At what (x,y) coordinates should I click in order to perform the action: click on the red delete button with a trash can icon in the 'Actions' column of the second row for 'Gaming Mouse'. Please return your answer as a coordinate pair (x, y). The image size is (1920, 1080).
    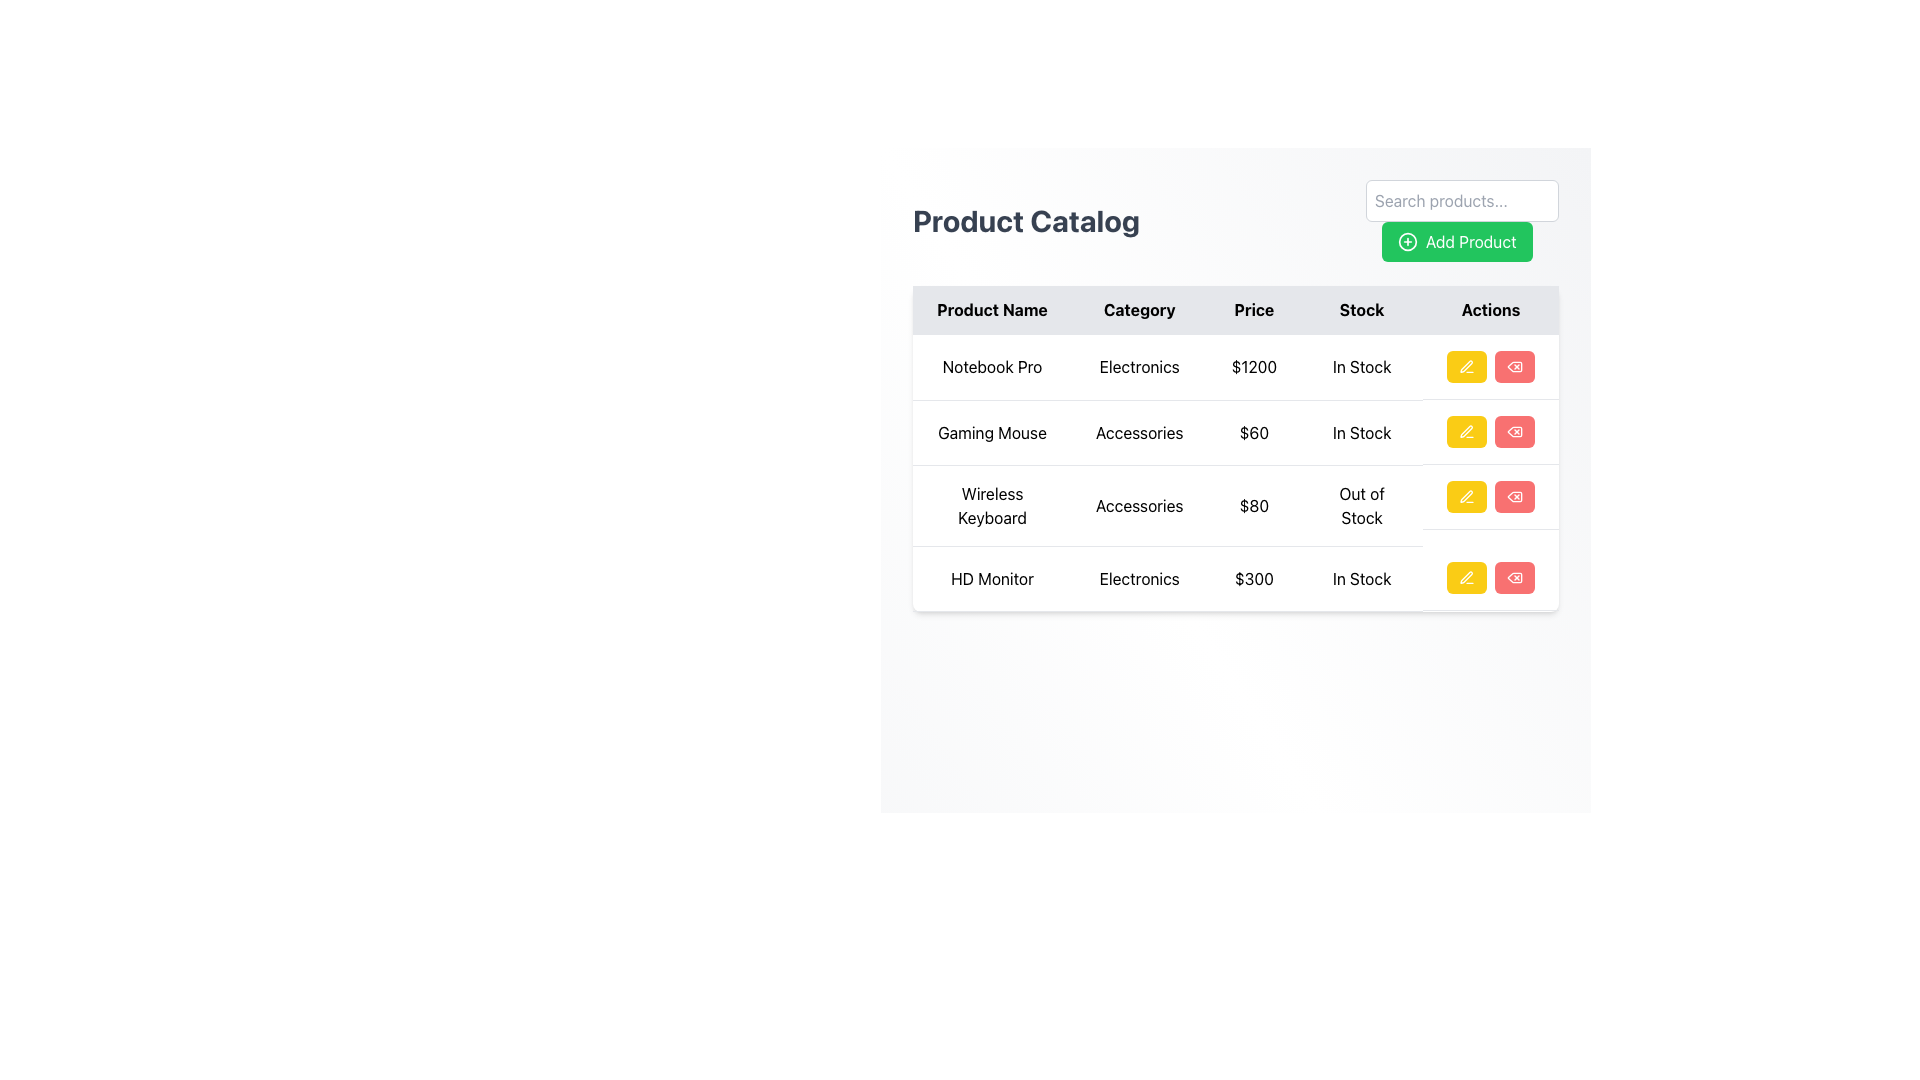
    Looking at the image, I should click on (1515, 431).